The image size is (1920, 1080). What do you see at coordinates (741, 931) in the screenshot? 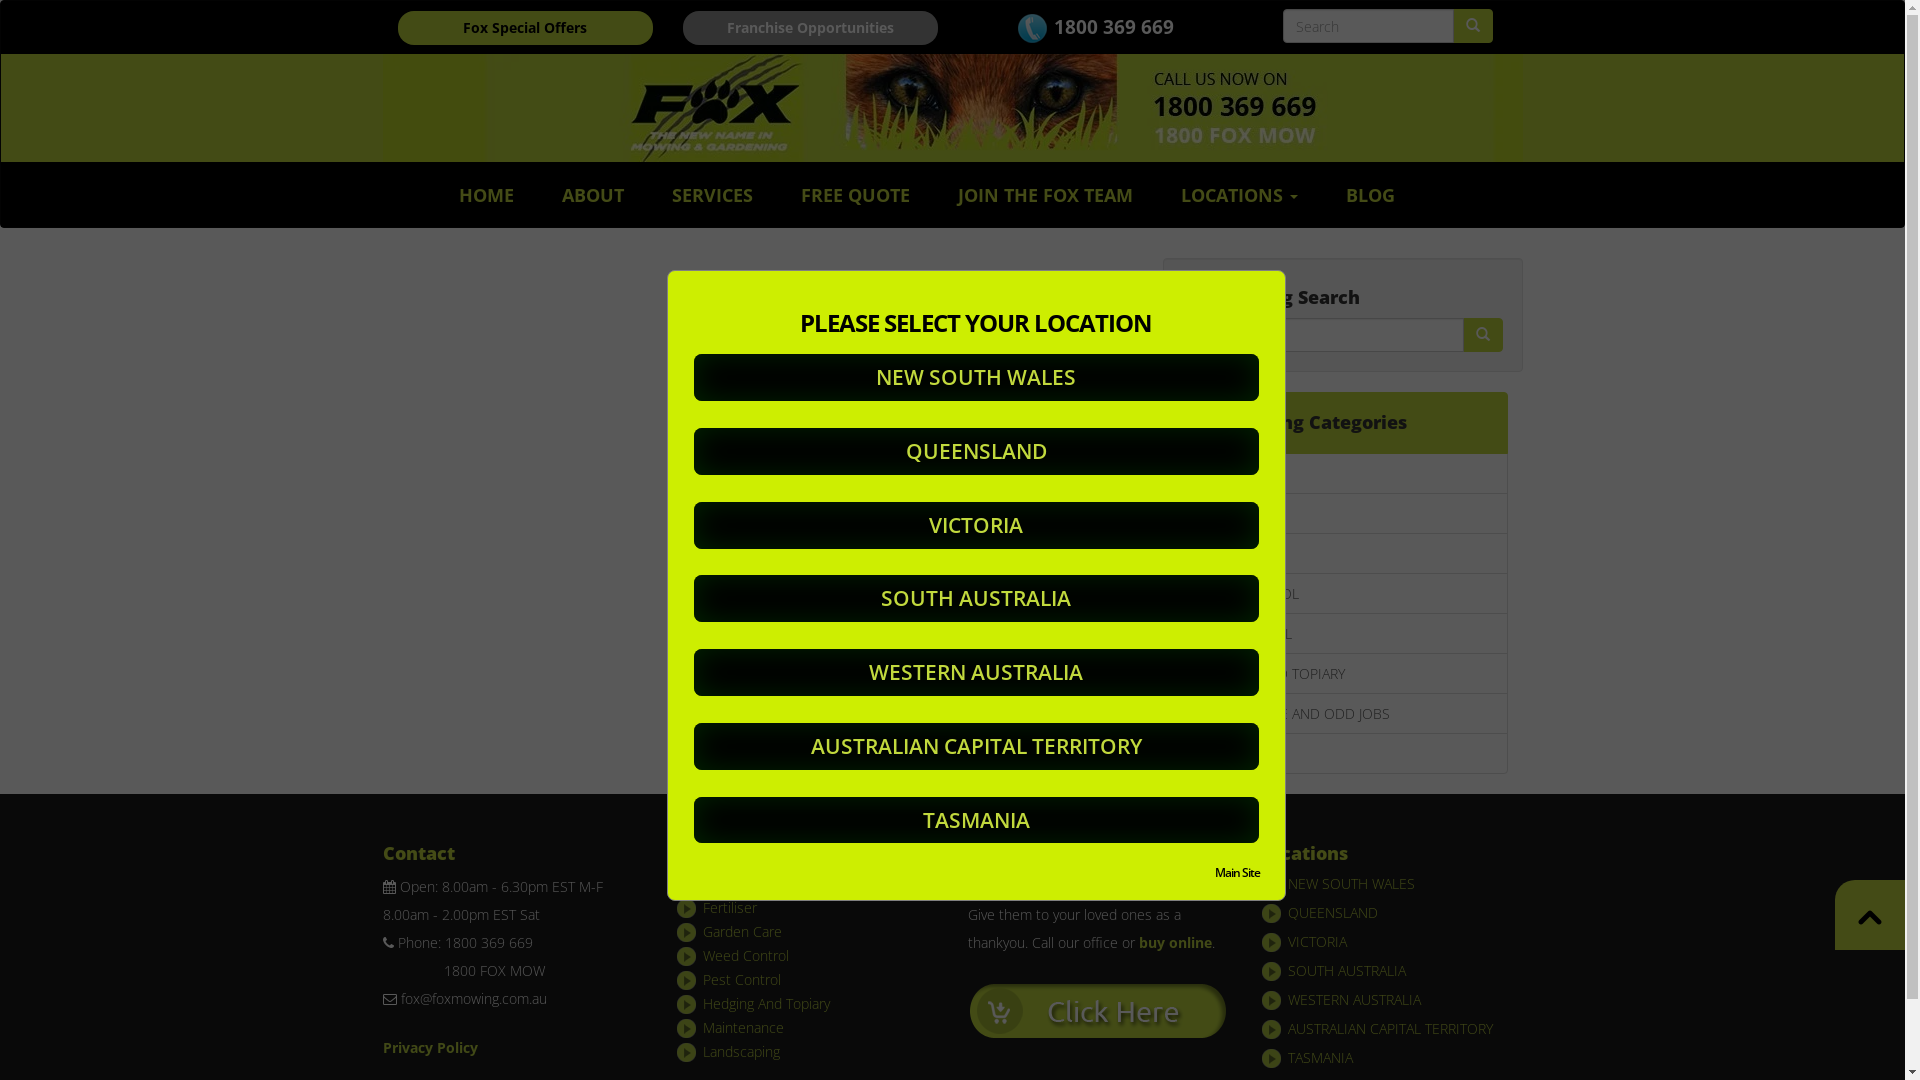
I see `'Garden Care'` at bounding box center [741, 931].